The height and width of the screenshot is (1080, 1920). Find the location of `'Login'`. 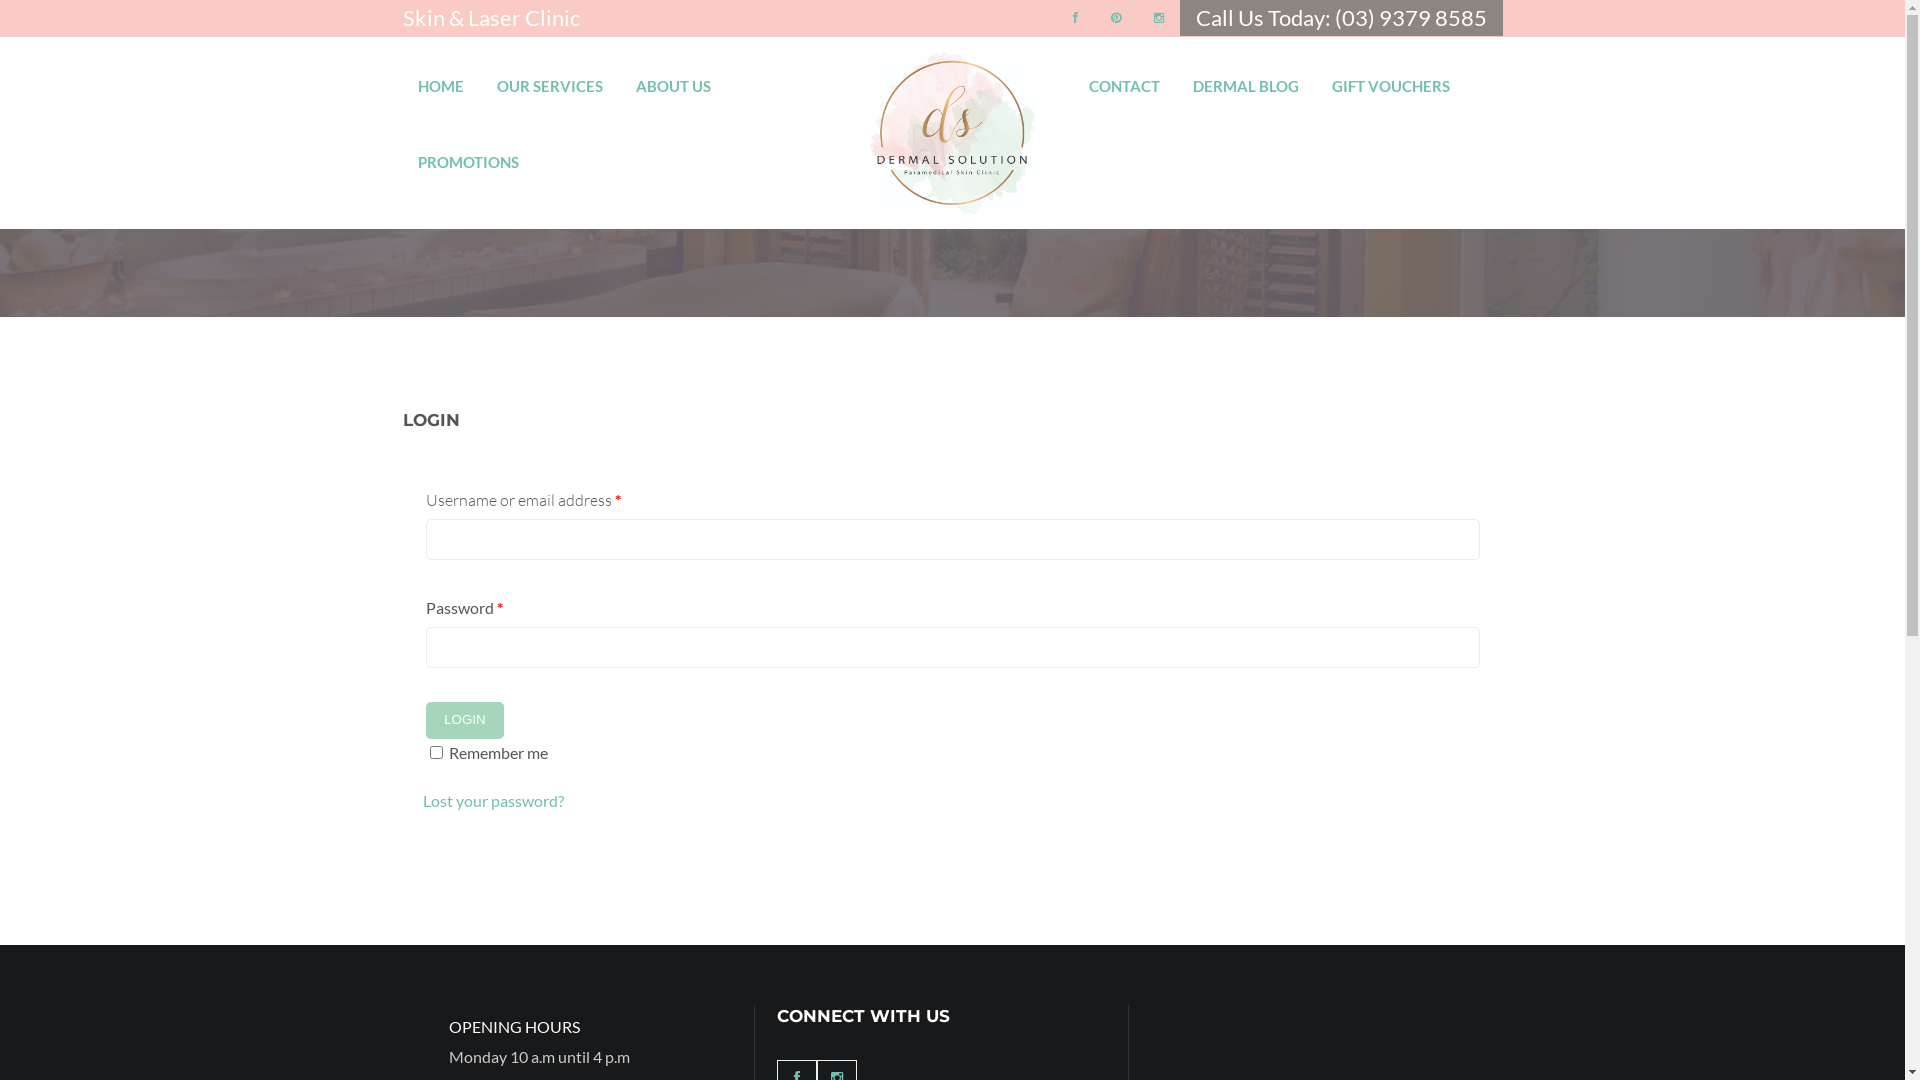

'Login' is located at coordinates (464, 720).